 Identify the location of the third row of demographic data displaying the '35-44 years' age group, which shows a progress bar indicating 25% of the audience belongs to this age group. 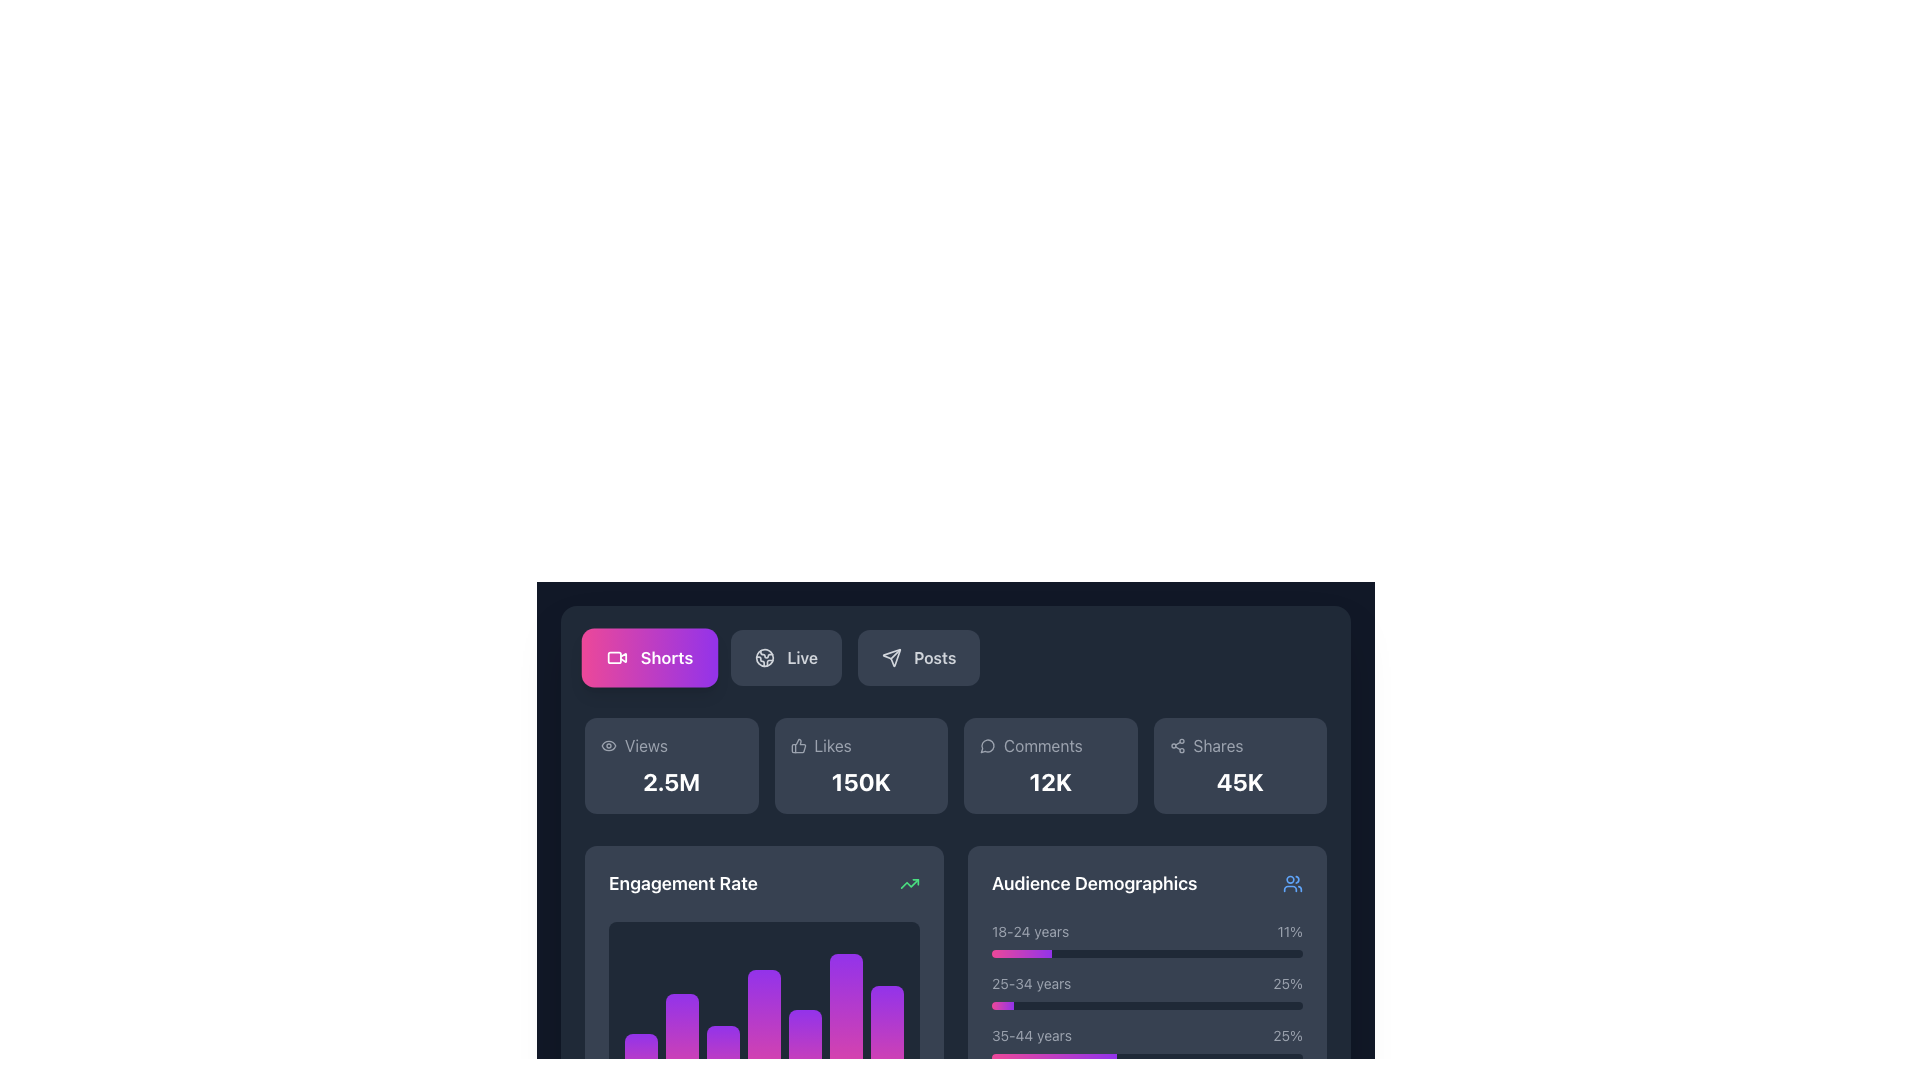
(1147, 1043).